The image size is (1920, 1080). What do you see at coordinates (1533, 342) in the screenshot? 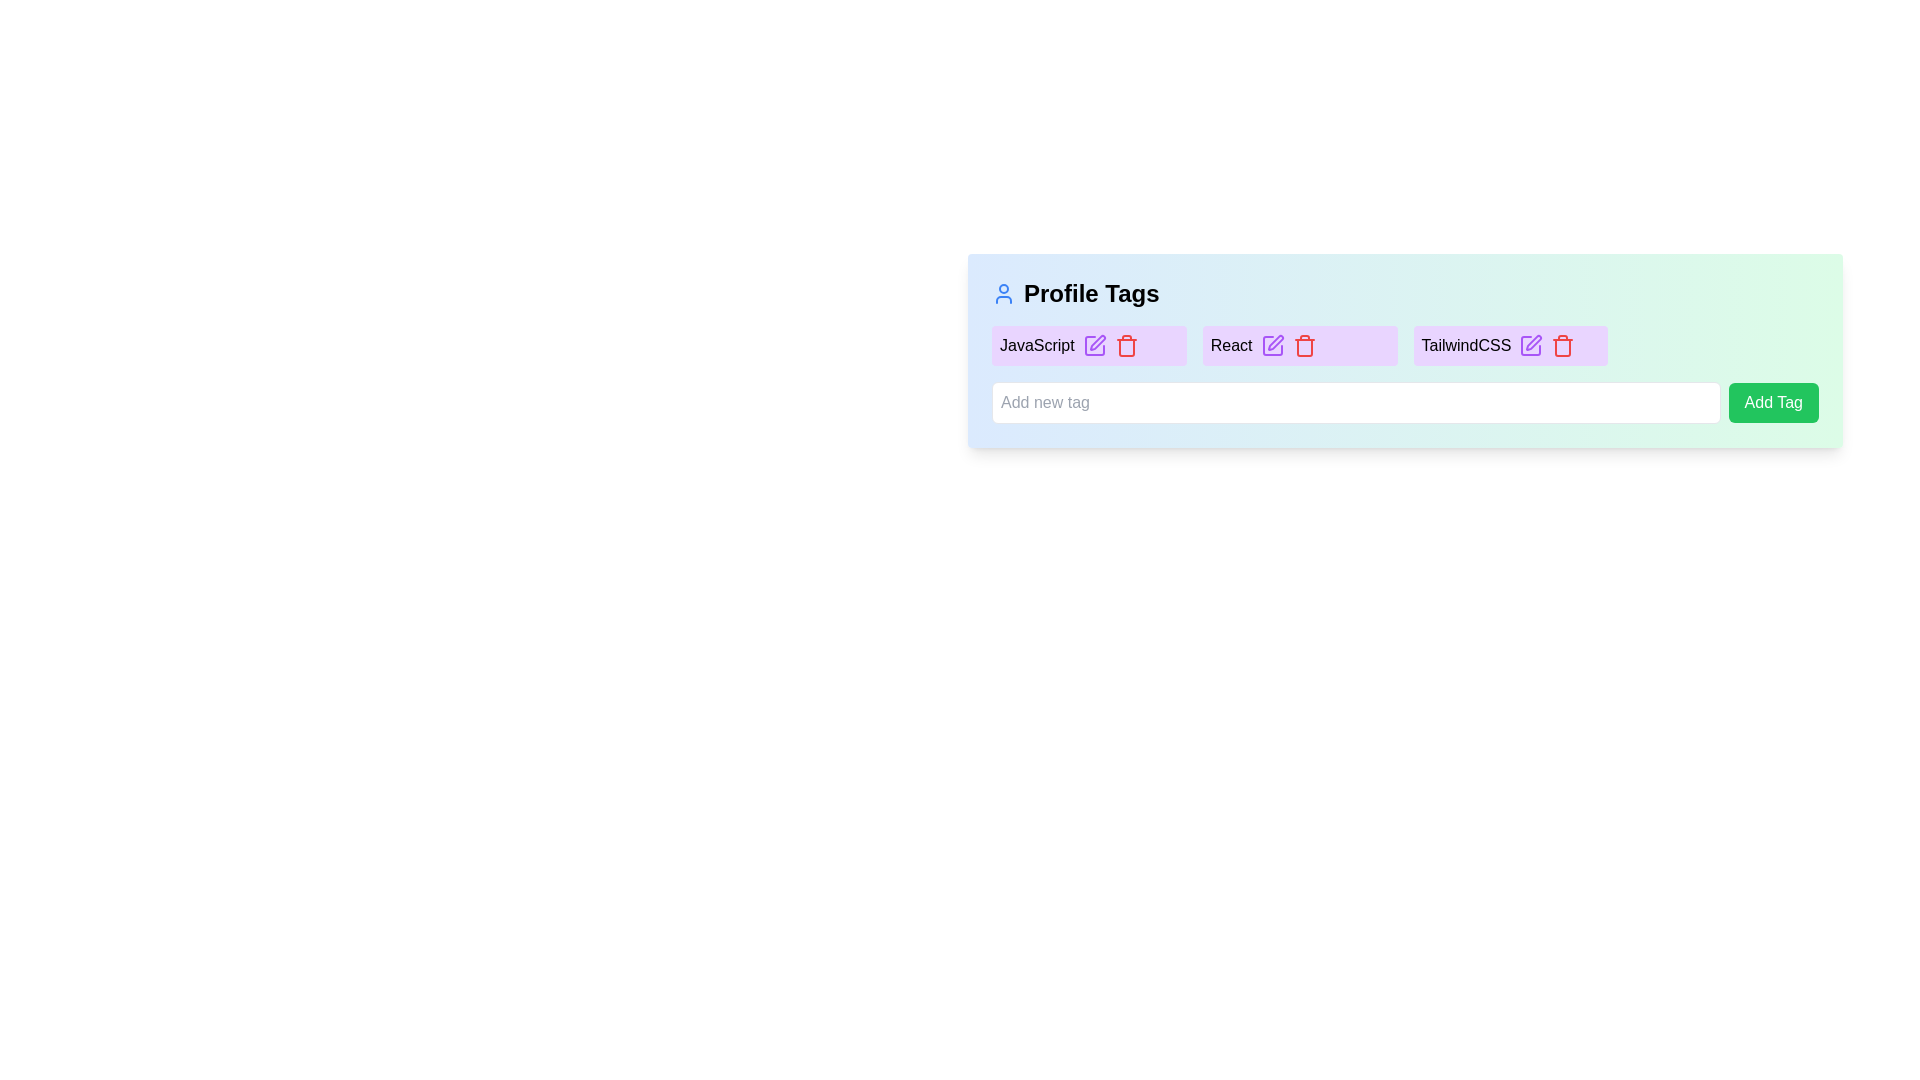
I see `the purple pen icon button located on the right side of the 'TailwindCSS' tag to initiate editing of the associated tag` at bounding box center [1533, 342].